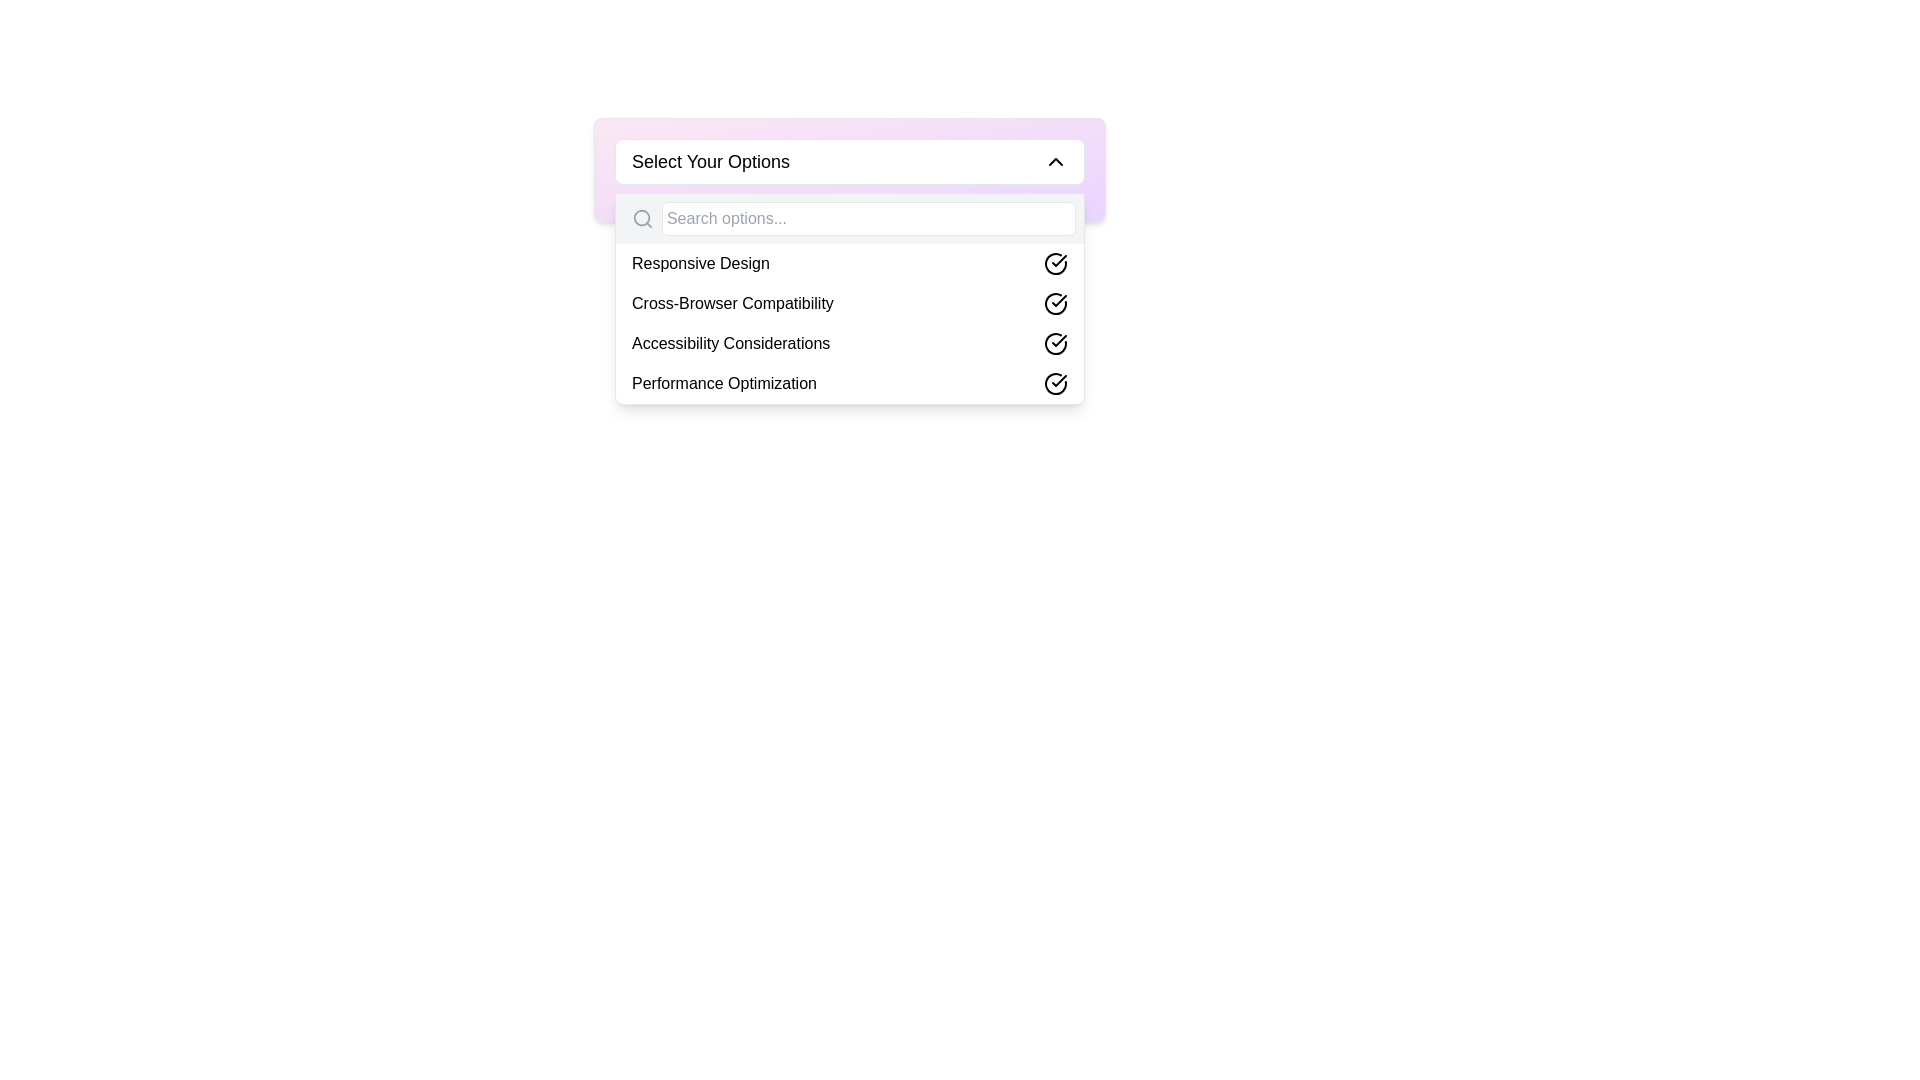 This screenshot has width=1920, height=1080. I want to click on to select text in the text input field with a light gray border and placeholder 'Search options...' located within the 'Select Your Options' dropdown menu, so click(868, 219).